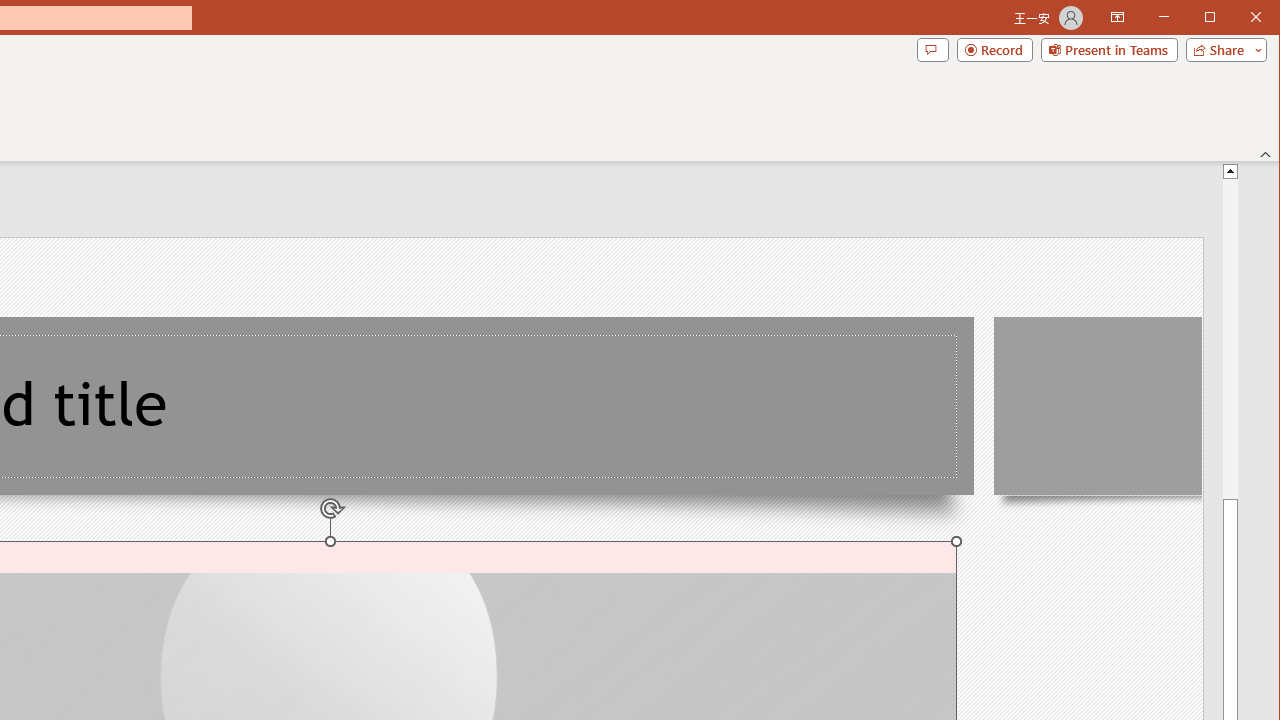  I want to click on 'Line up', so click(1229, 169).